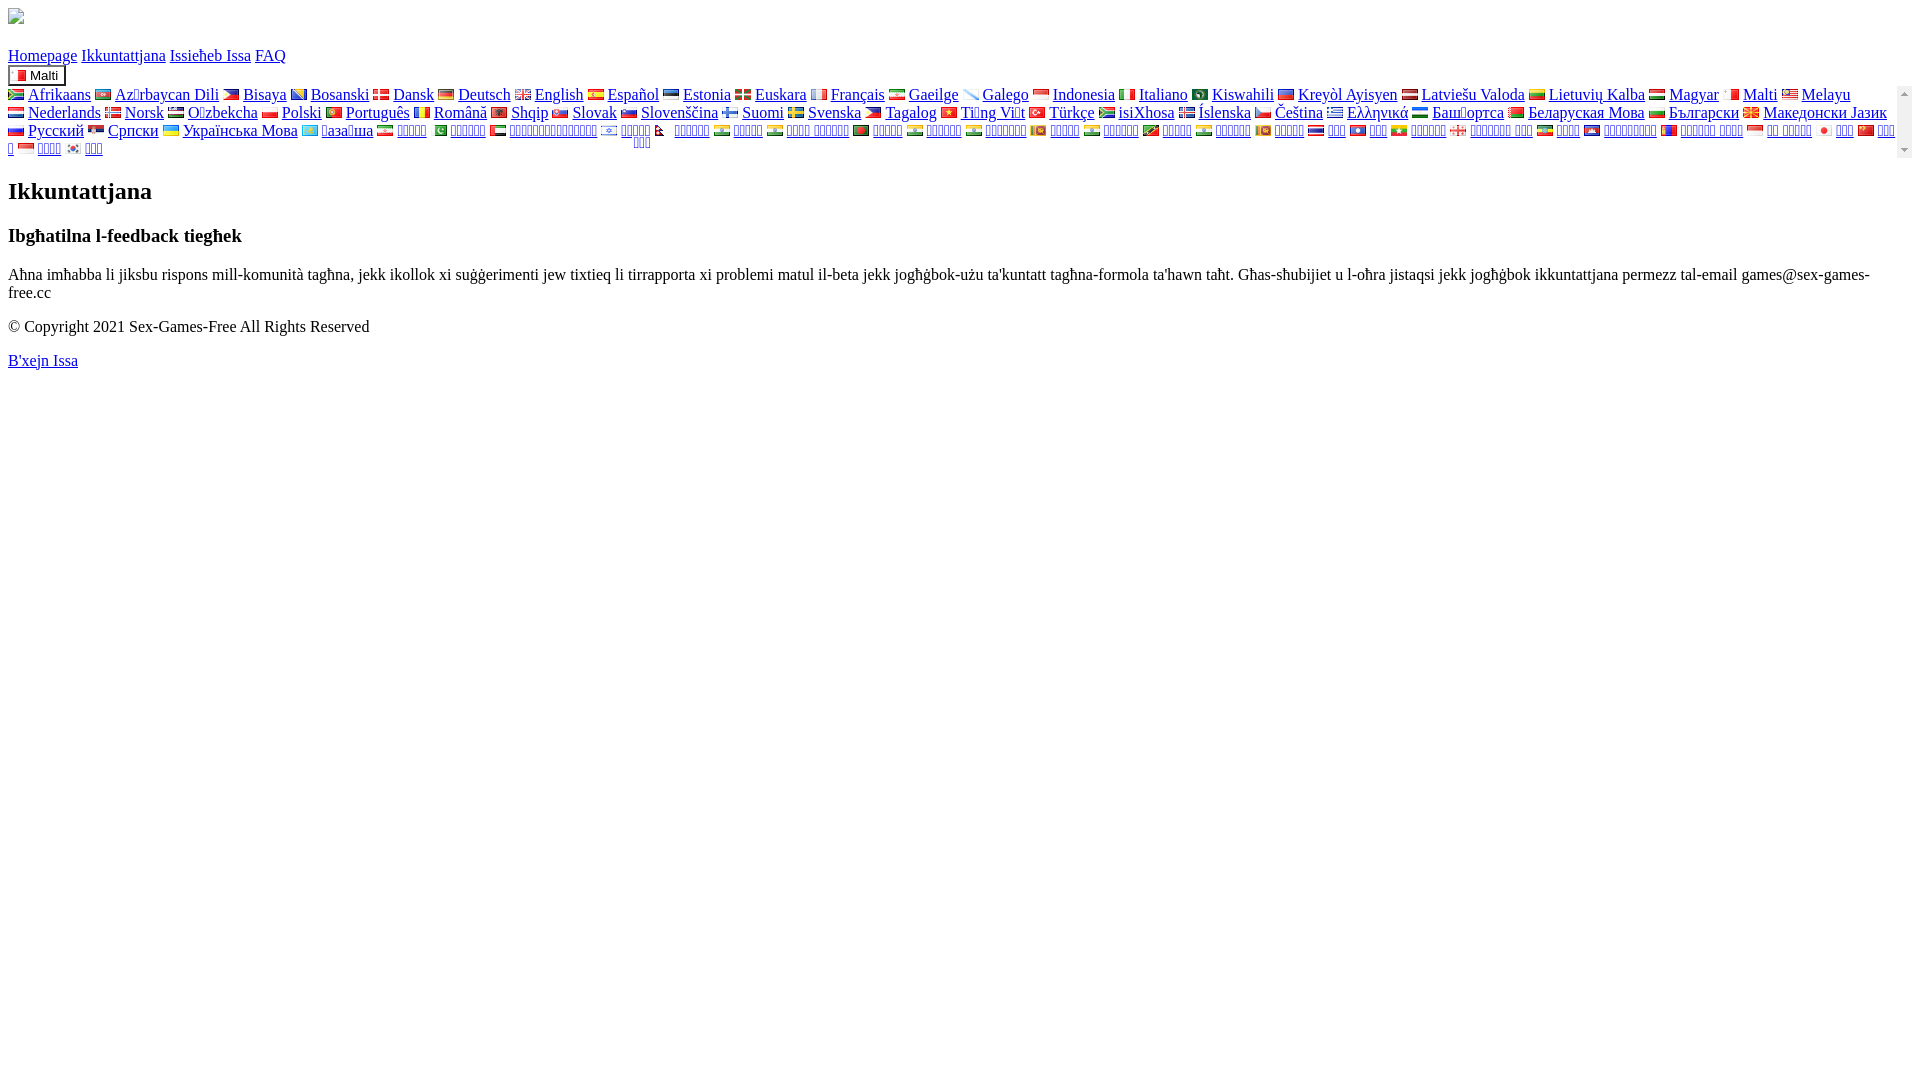 Image resolution: width=1920 pixels, height=1080 pixels. I want to click on 'Melayu', so click(1816, 94).